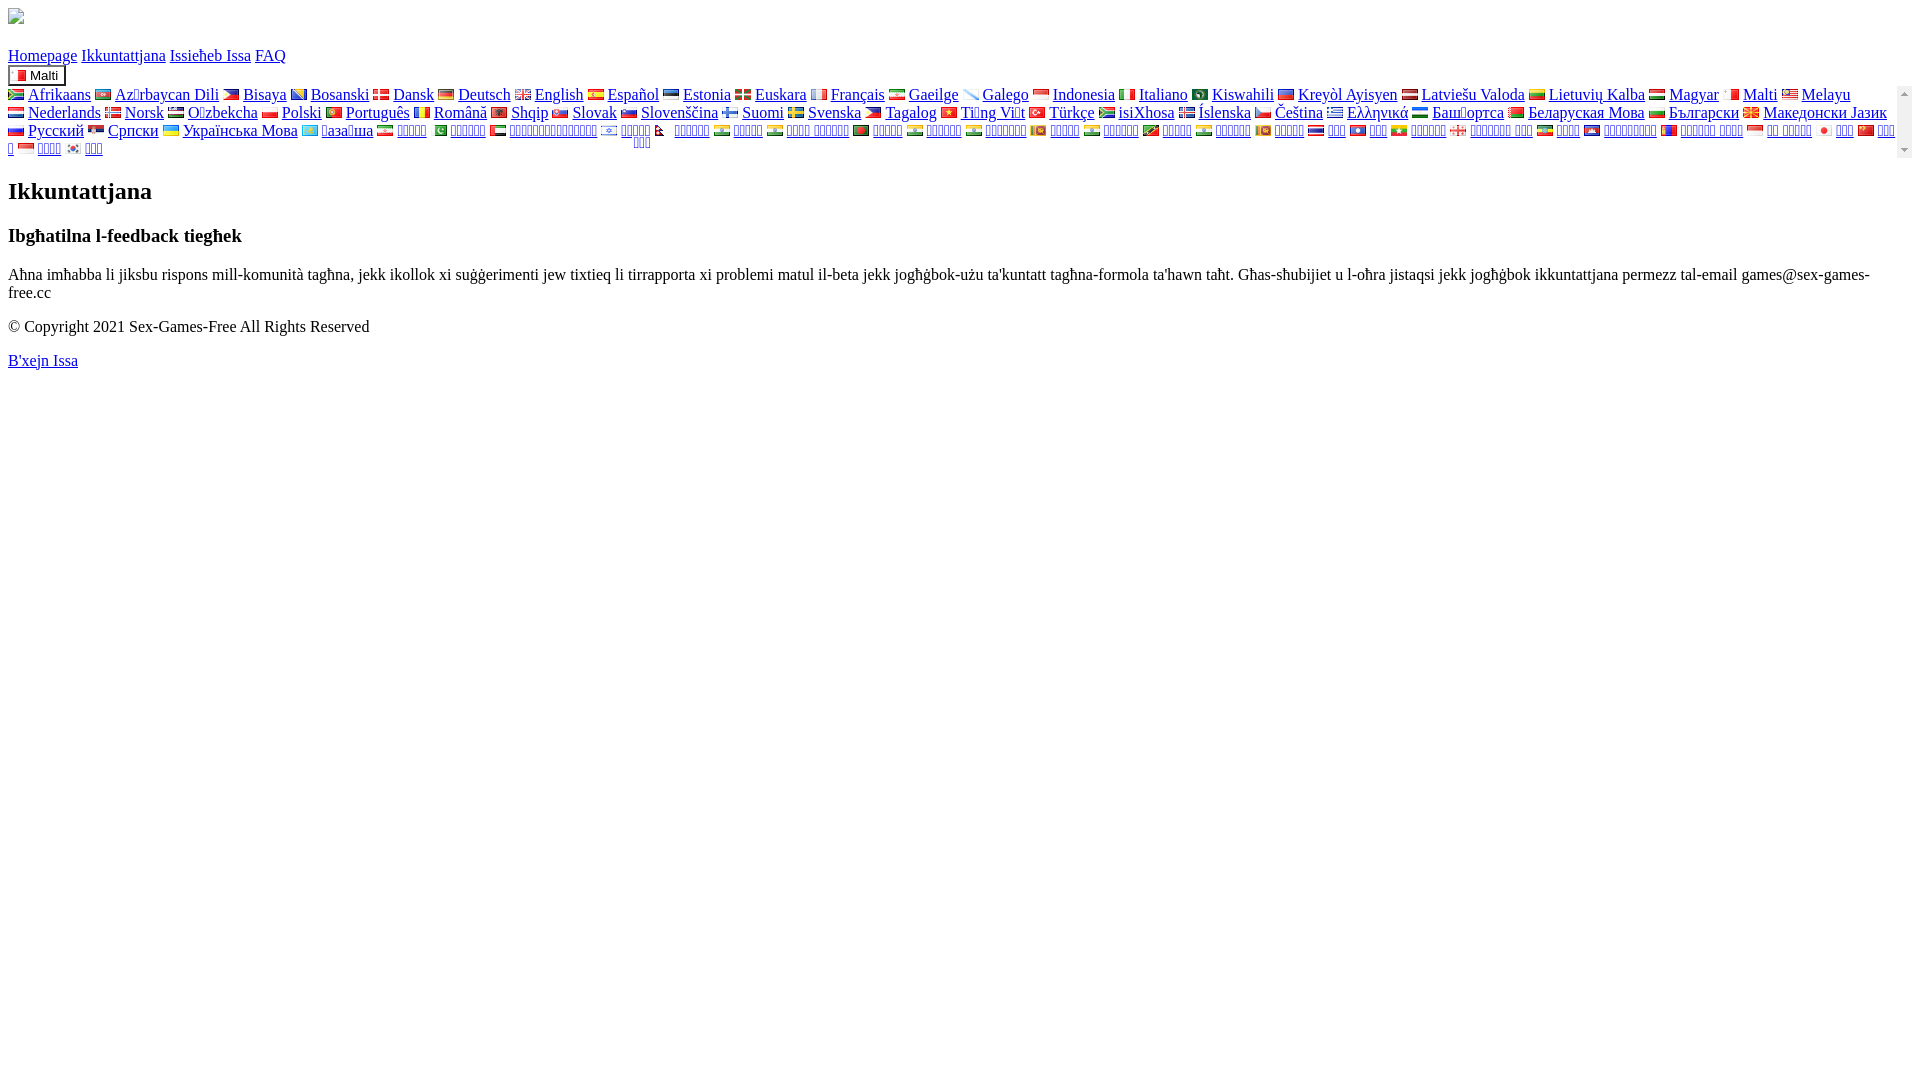 Image resolution: width=1920 pixels, height=1080 pixels. I want to click on 'Melayu', so click(1816, 94).